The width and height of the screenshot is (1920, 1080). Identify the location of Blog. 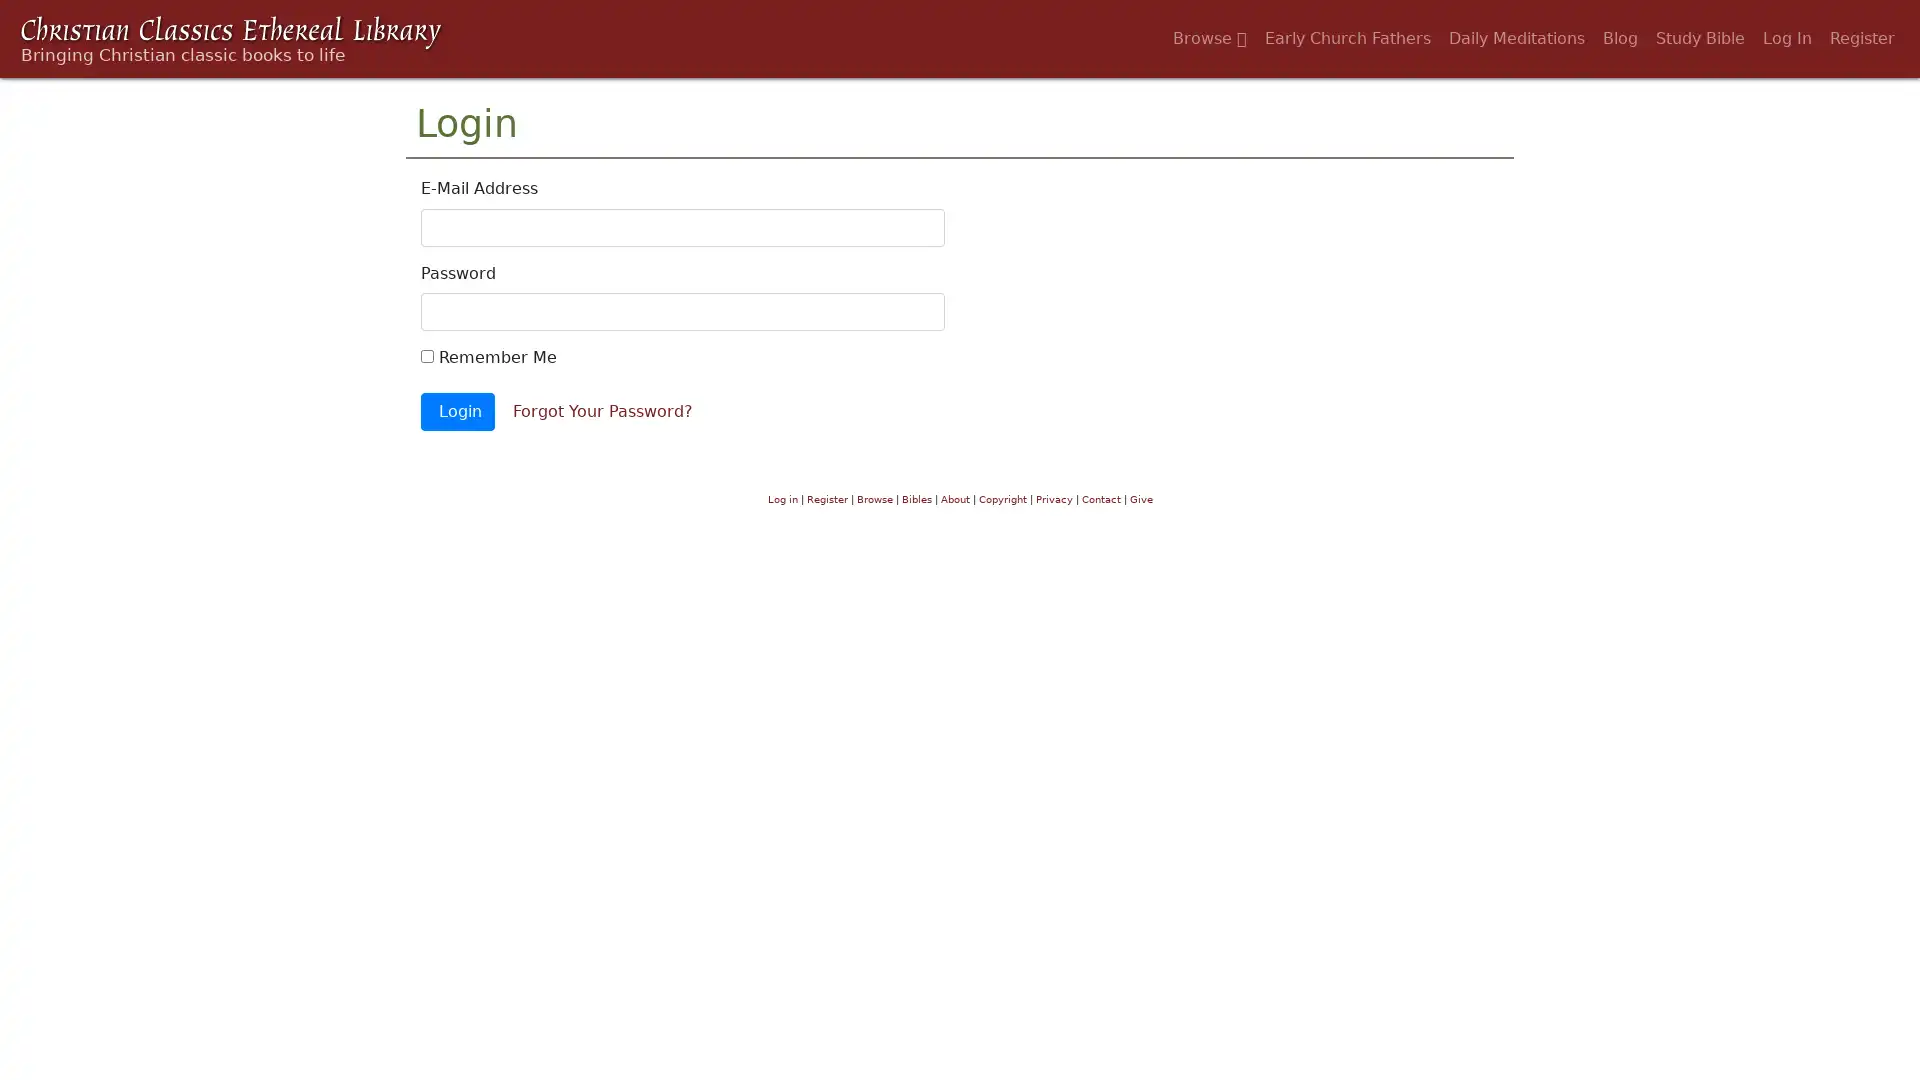
(1620, 38).